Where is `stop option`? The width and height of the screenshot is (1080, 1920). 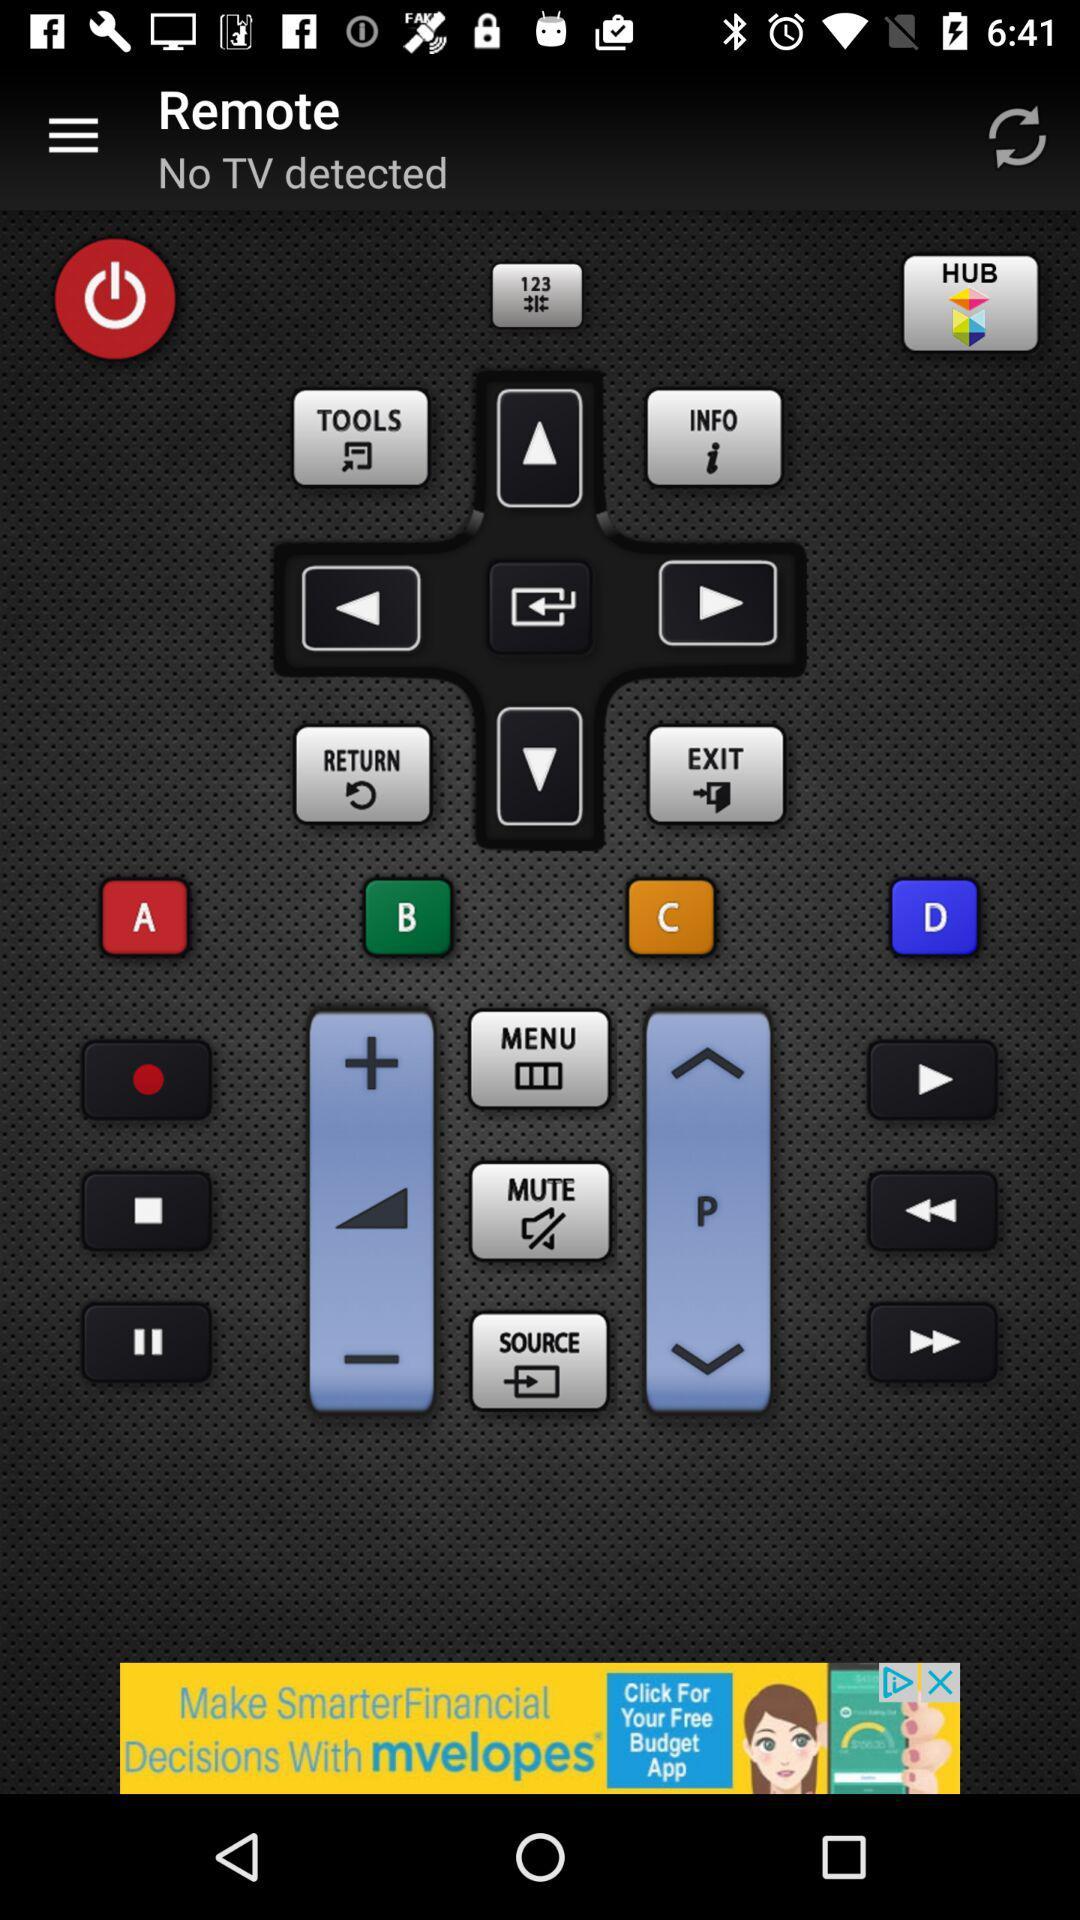 stop option is located at coordinates (145, 1342).